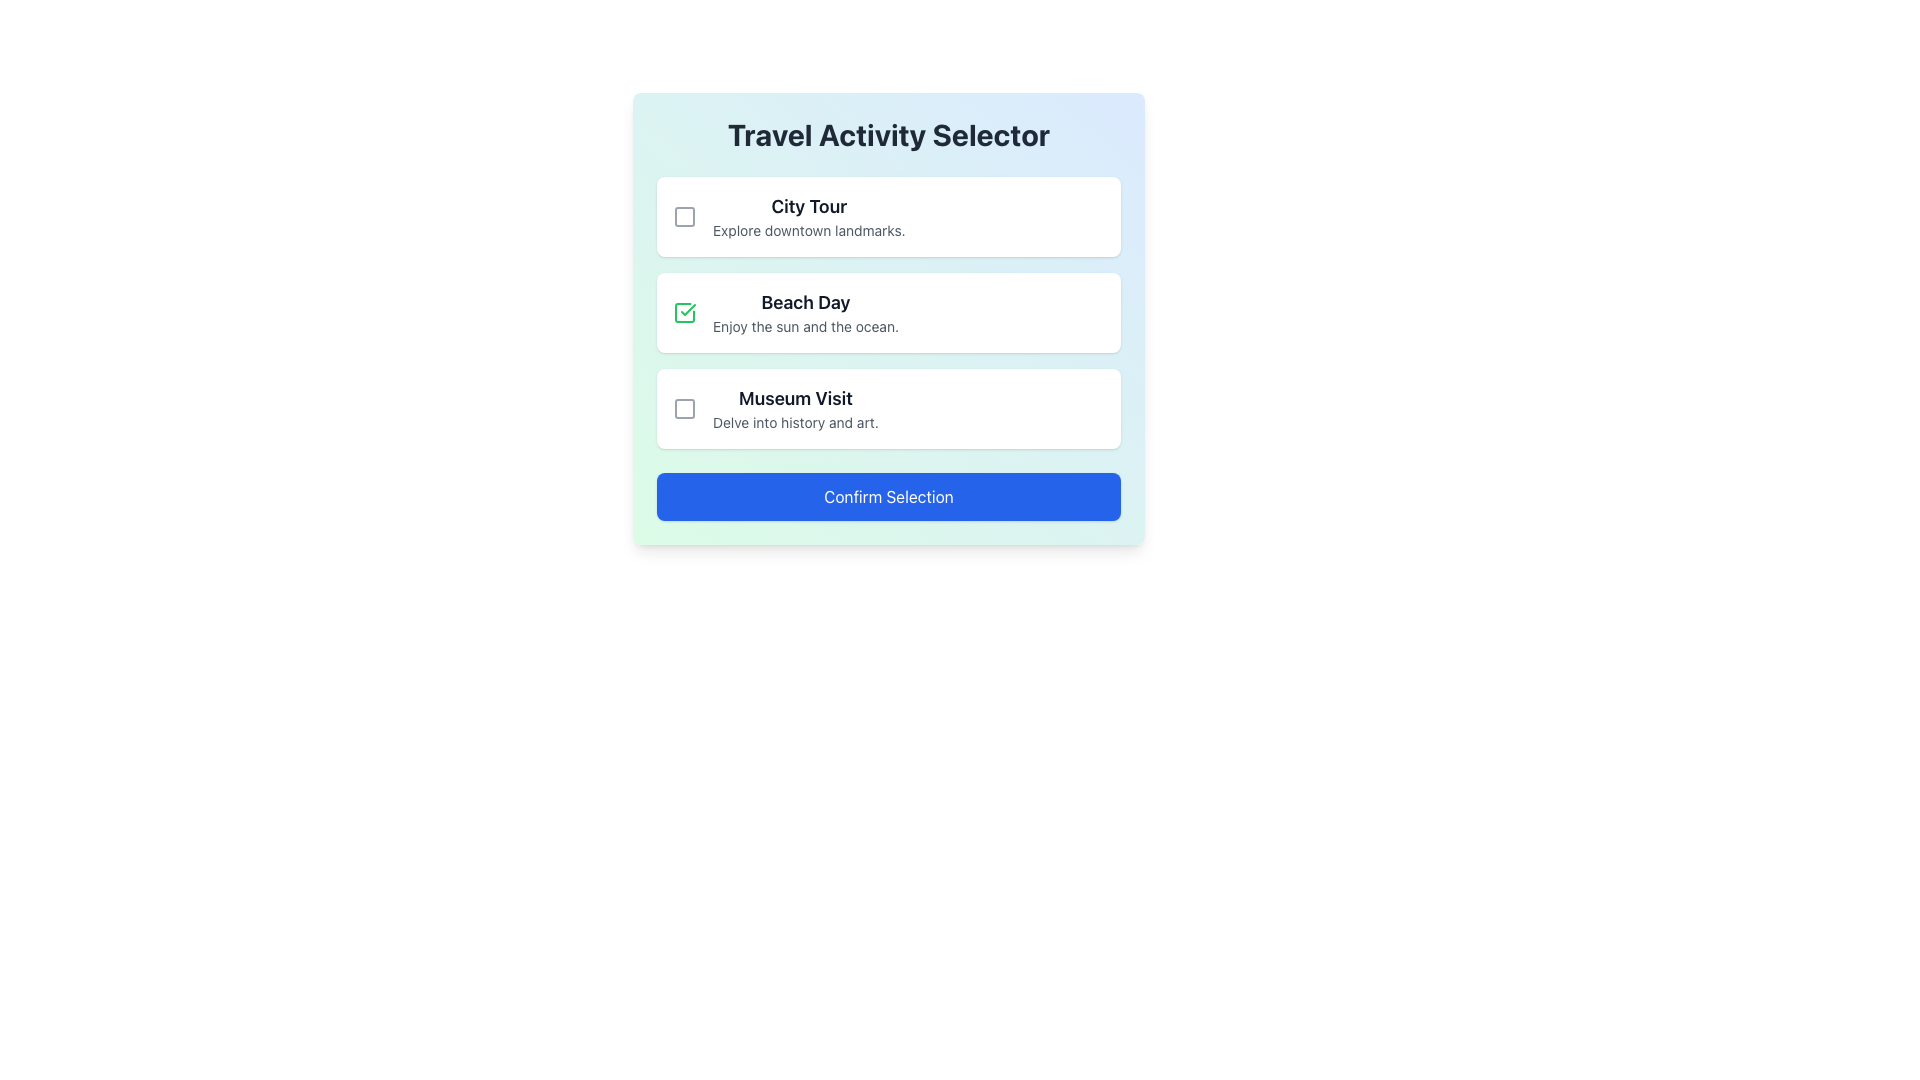 The height and width of the screenshot is (1080, 1920). Describe the element at coordinates (806, 303) in the screenshot. I see `the 'Beach Day' title text label in the Travel Activity Selector list` at that location.